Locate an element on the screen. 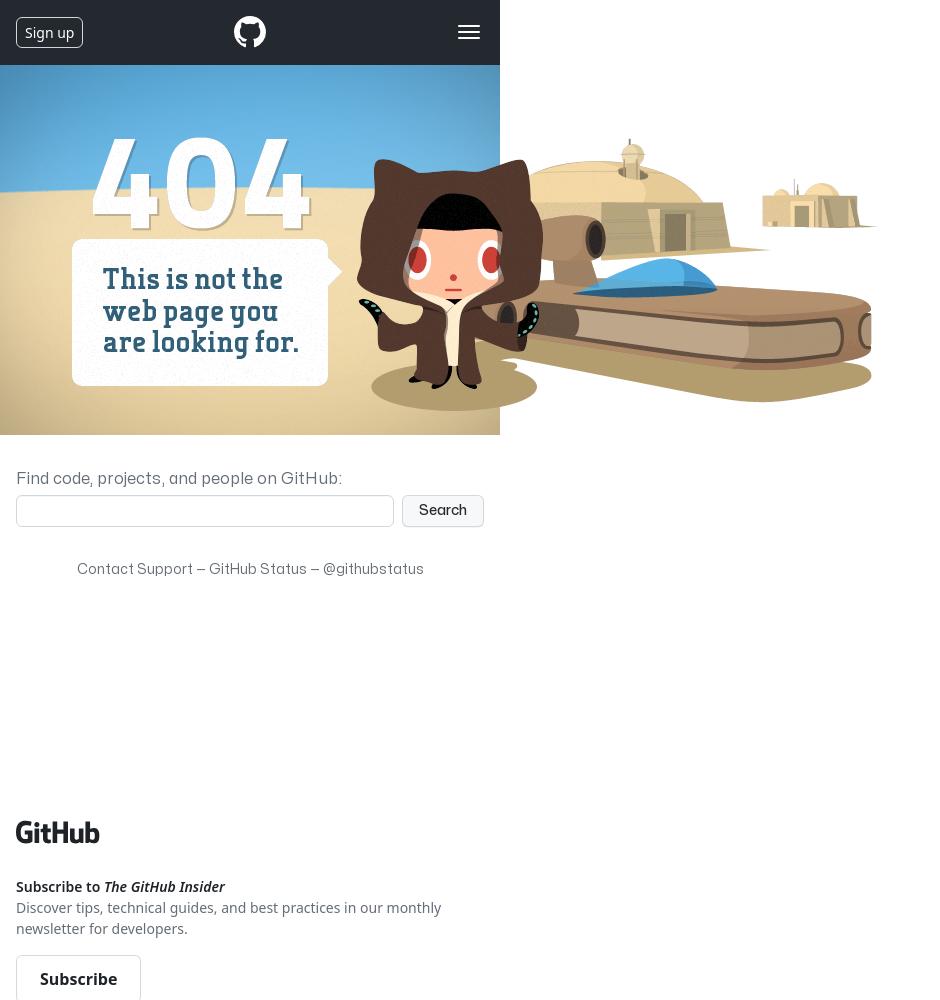  'Enterprise' is located at coordinates (81, 98).